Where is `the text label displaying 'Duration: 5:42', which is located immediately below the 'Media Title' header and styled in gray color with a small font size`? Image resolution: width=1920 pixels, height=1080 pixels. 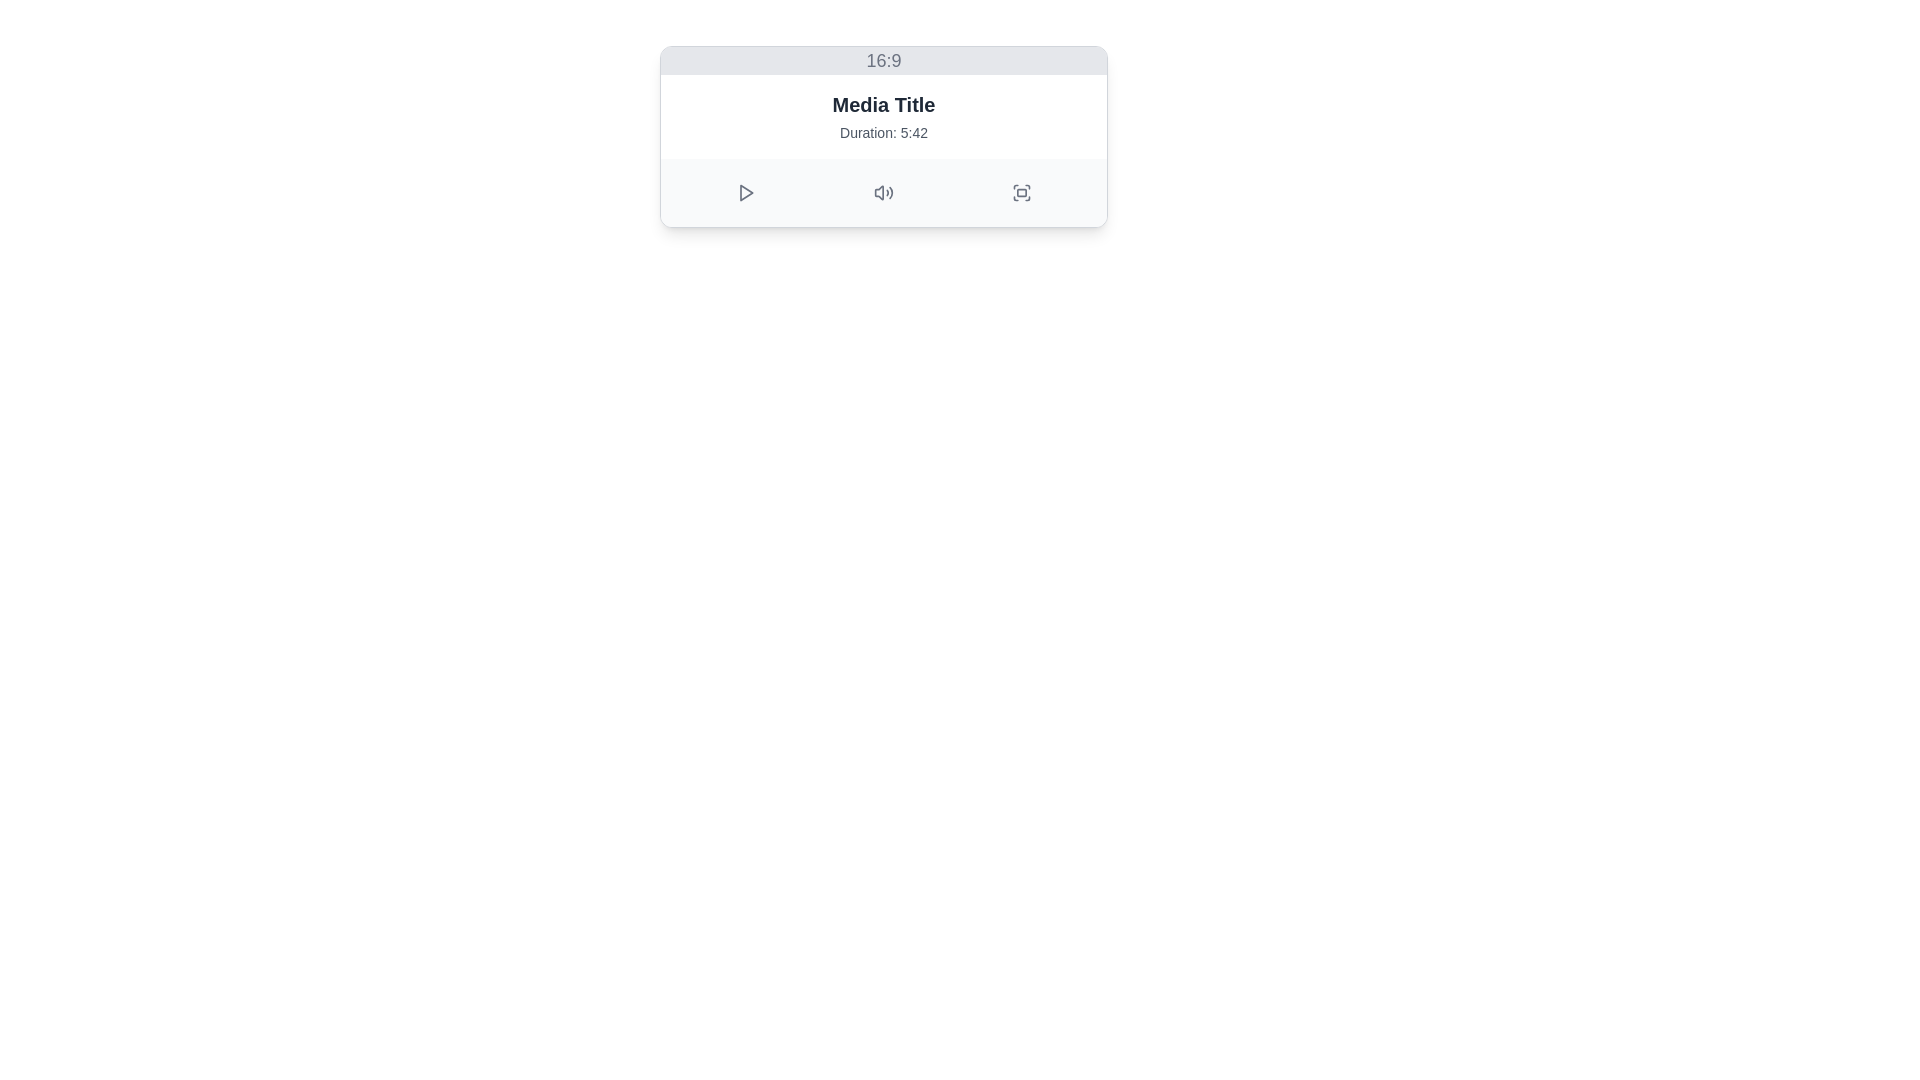 the text label displaying 'Duration: 5:42', which is located immediately below the 'Media Title' header and styled in gray color with a small font size is located at coordinates (882, 132).